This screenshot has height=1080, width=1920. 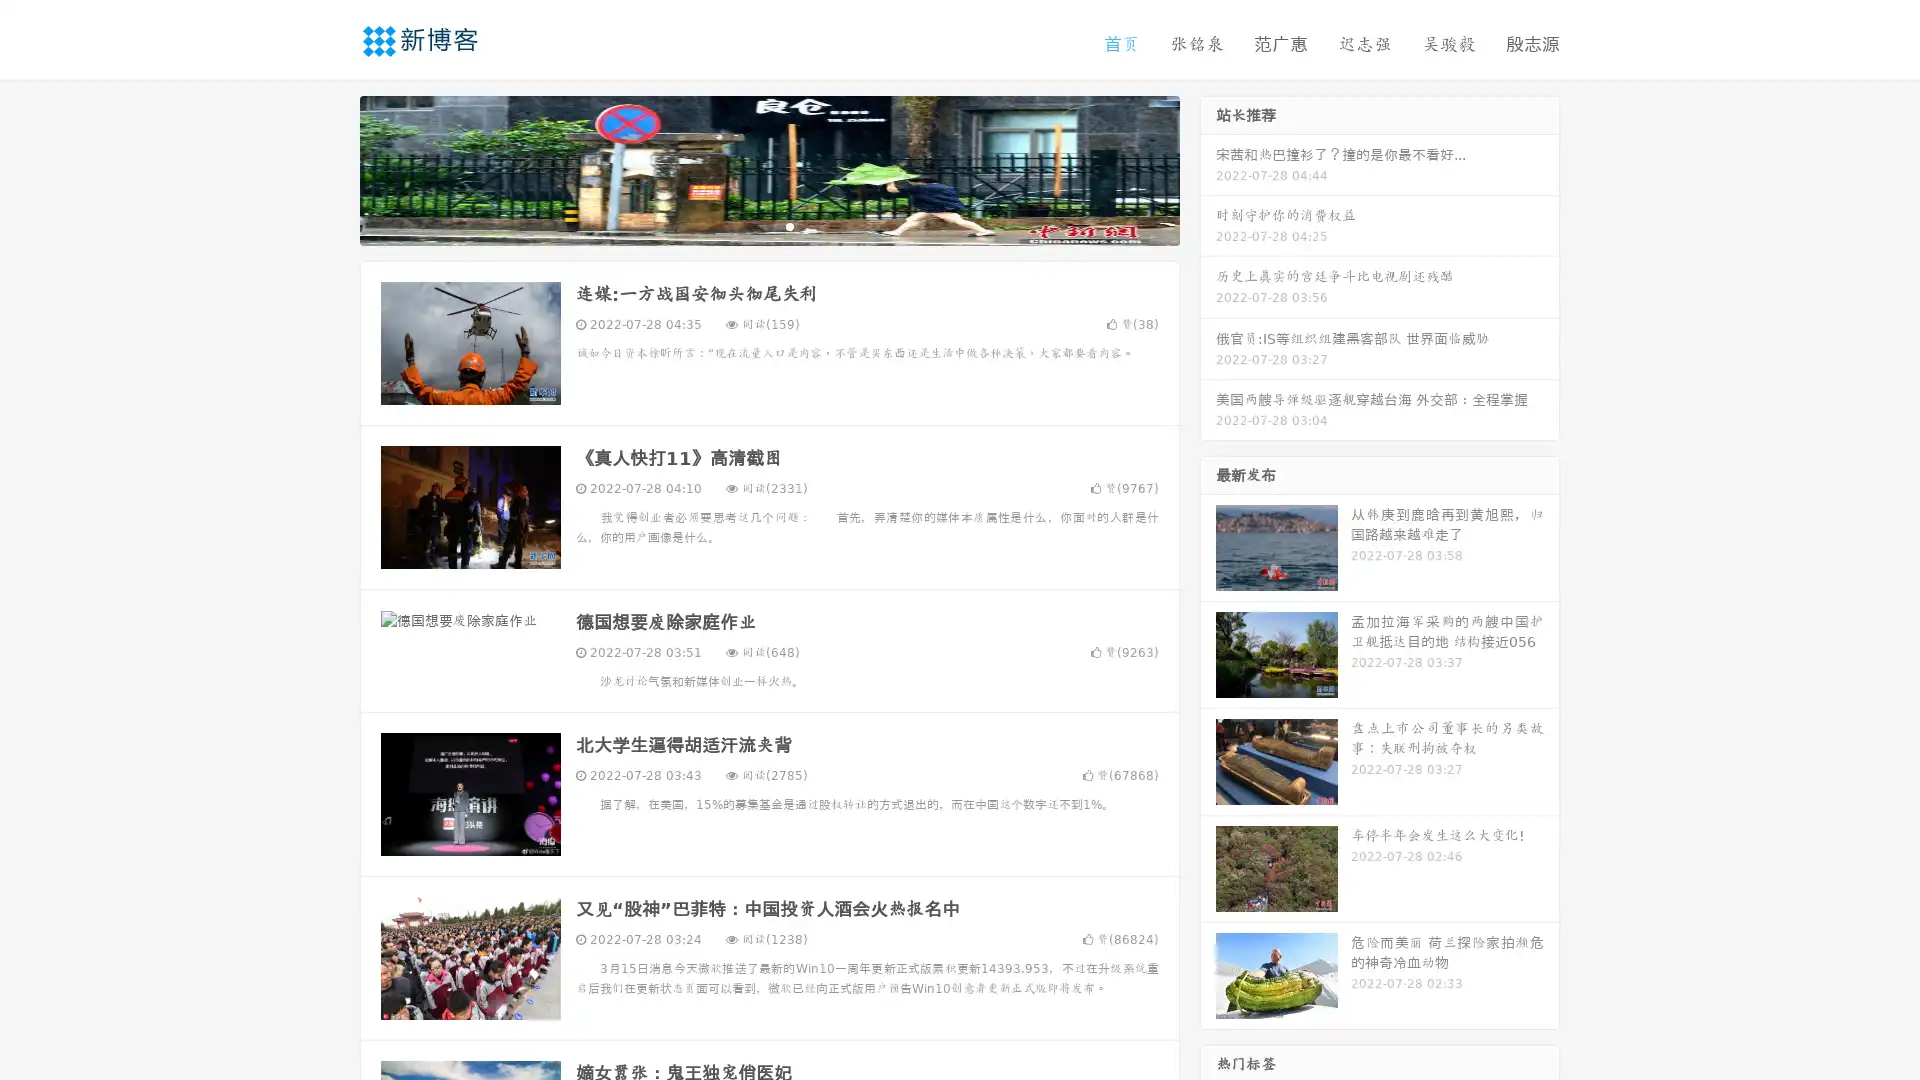 I want to click on Previous slide, so click(x=330, y=168).